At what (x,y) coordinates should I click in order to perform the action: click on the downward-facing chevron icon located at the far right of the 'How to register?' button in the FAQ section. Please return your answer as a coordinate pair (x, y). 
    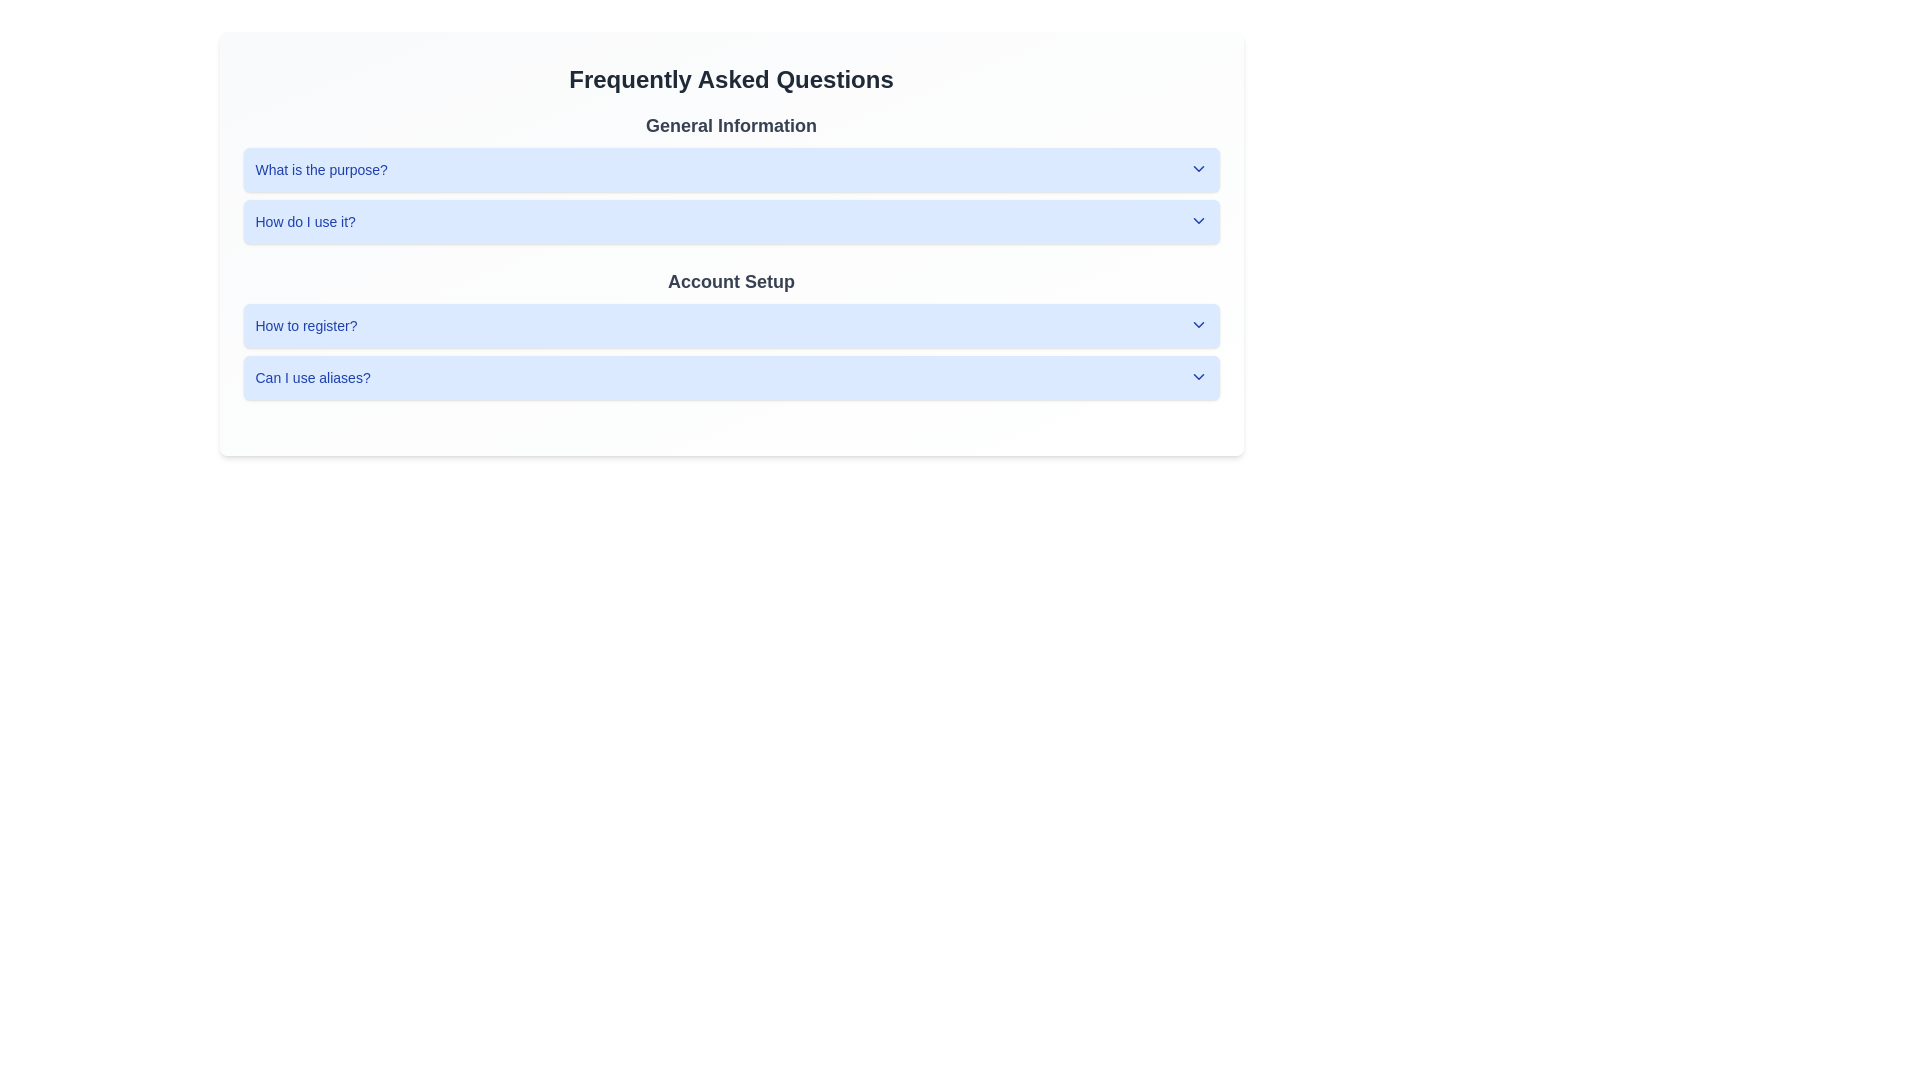
    Looking at the image, I should click on (1198, 323).